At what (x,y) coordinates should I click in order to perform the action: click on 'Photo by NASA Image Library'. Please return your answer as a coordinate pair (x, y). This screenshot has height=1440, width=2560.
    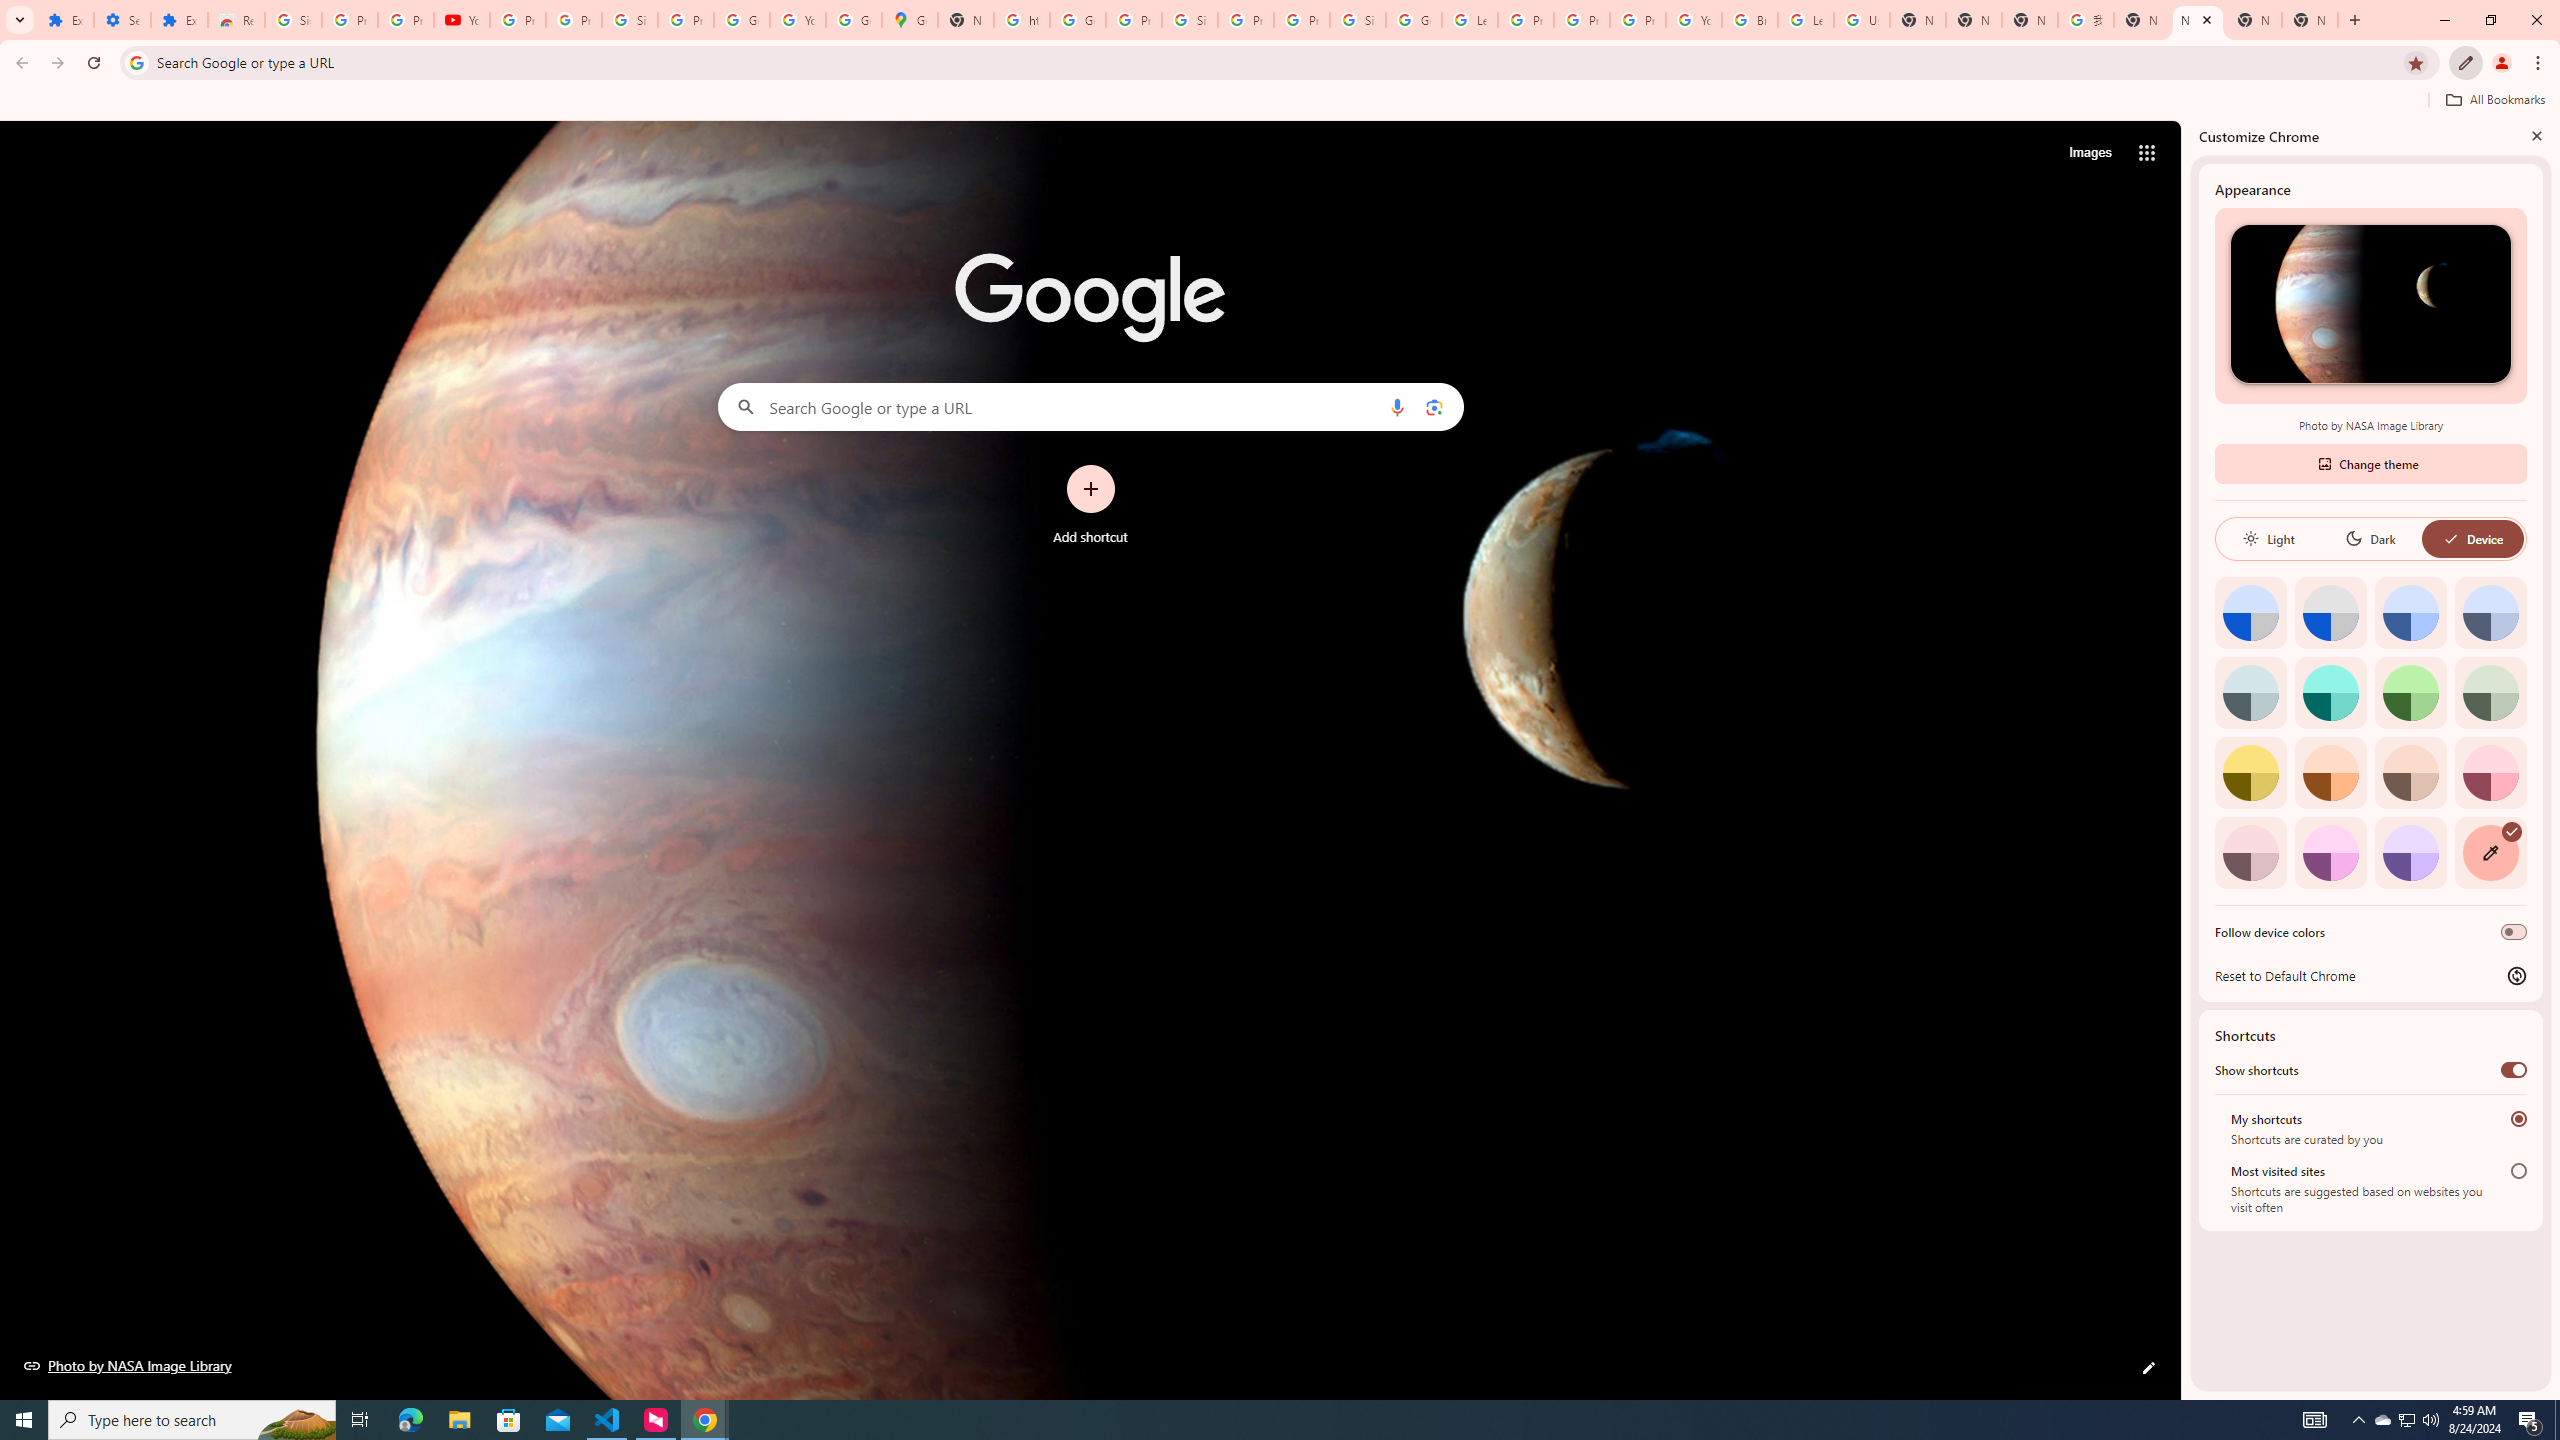
    Looking at the image, I should click on (2369, 303).